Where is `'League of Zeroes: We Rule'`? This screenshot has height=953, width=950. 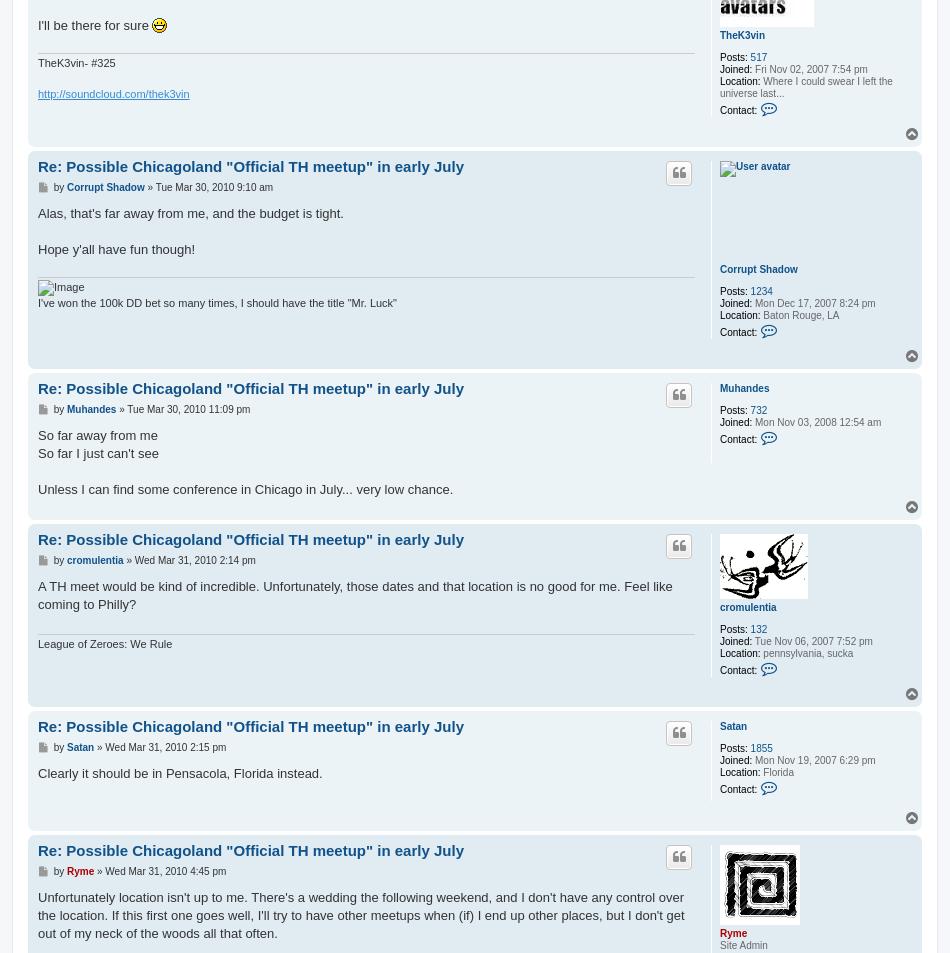 'League of Zeroes: We Rule' is located at coordinates (104, 644).